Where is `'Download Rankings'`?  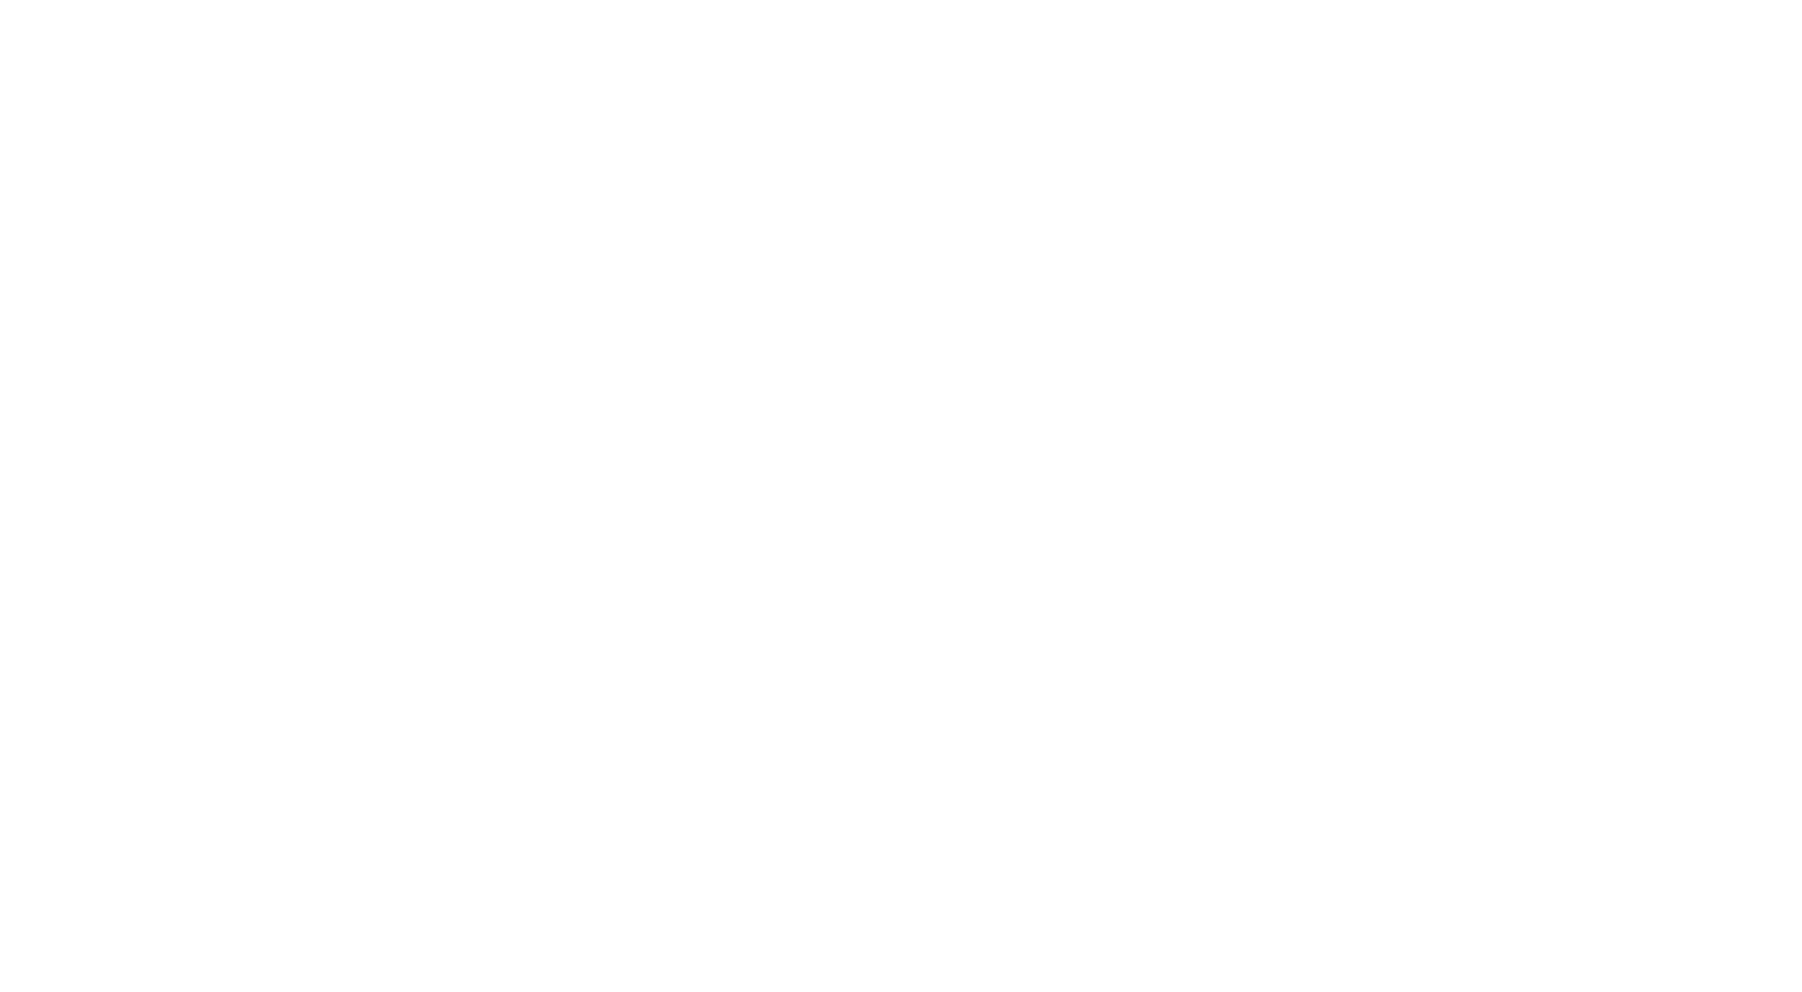
'Download Rankings' is located at coordinates (1031, 979).